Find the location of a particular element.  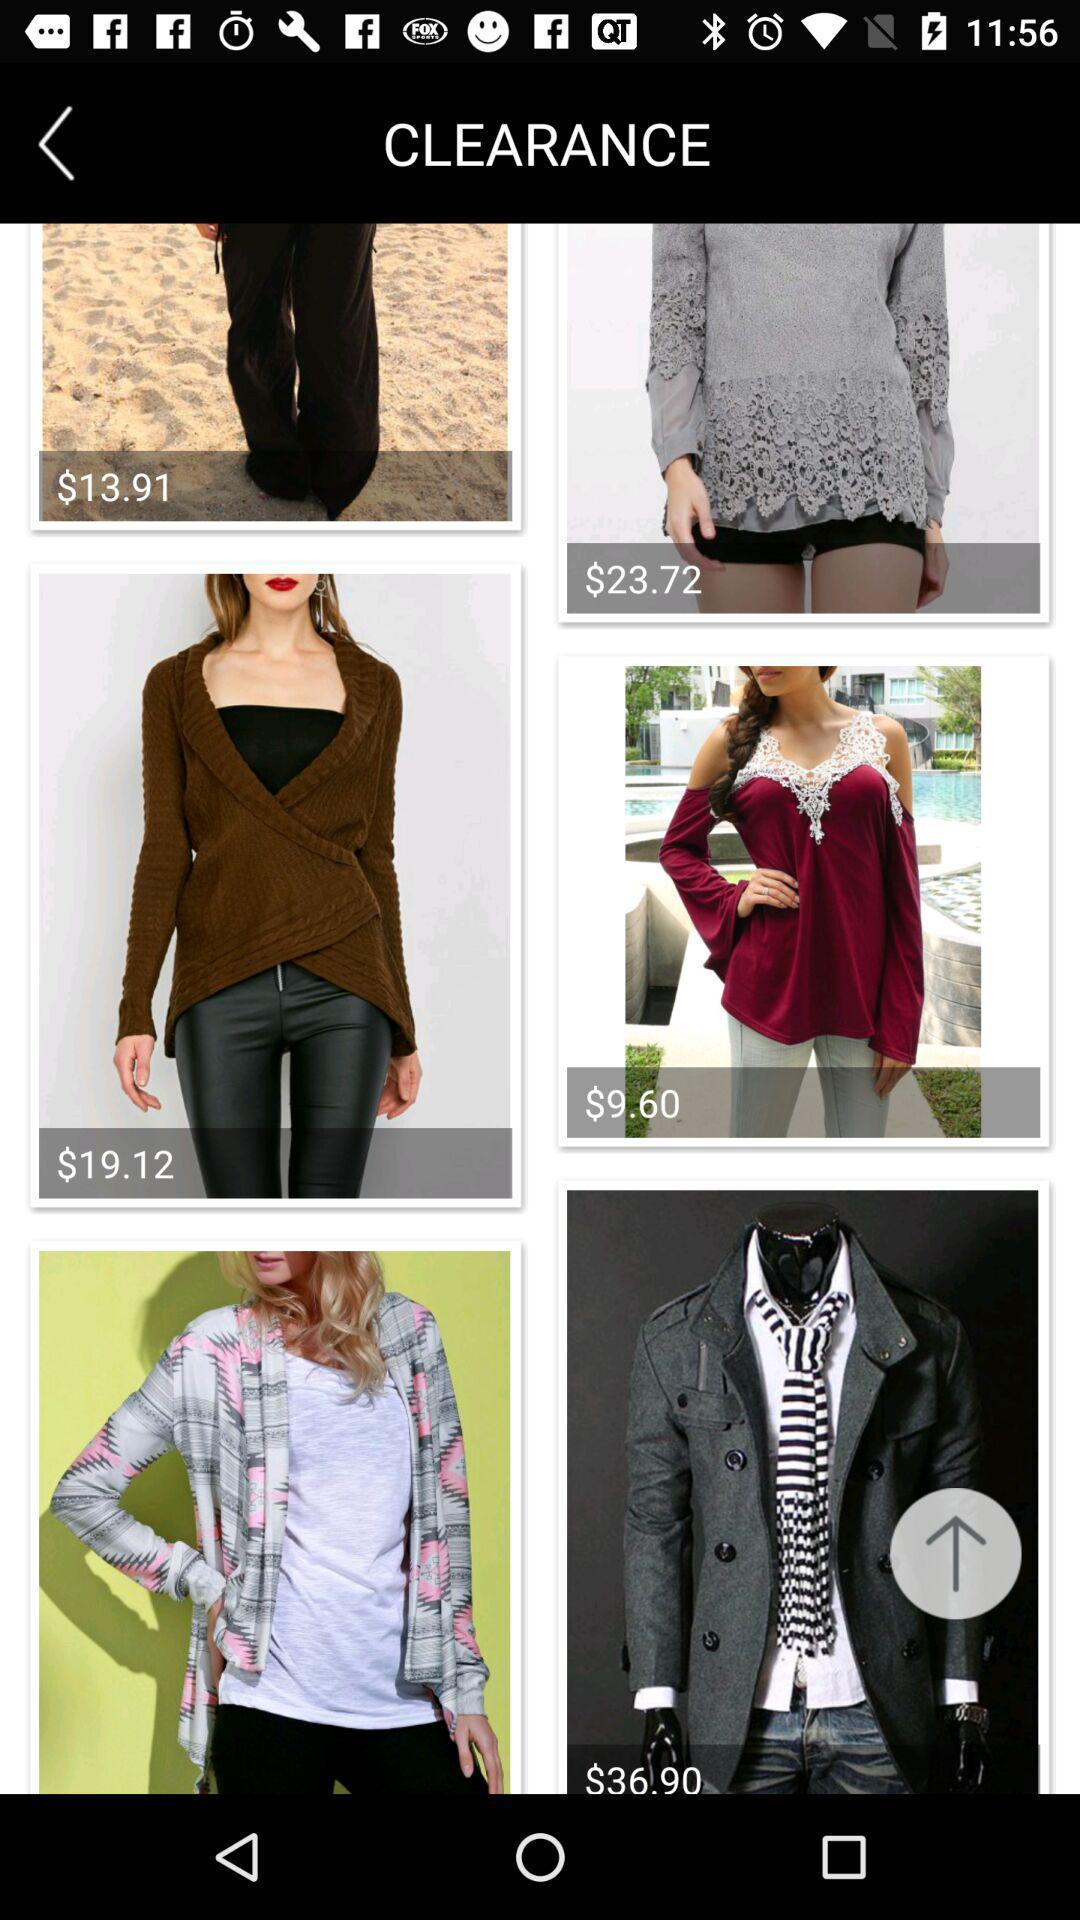

scroll up is located at coordinates (954, 1552).